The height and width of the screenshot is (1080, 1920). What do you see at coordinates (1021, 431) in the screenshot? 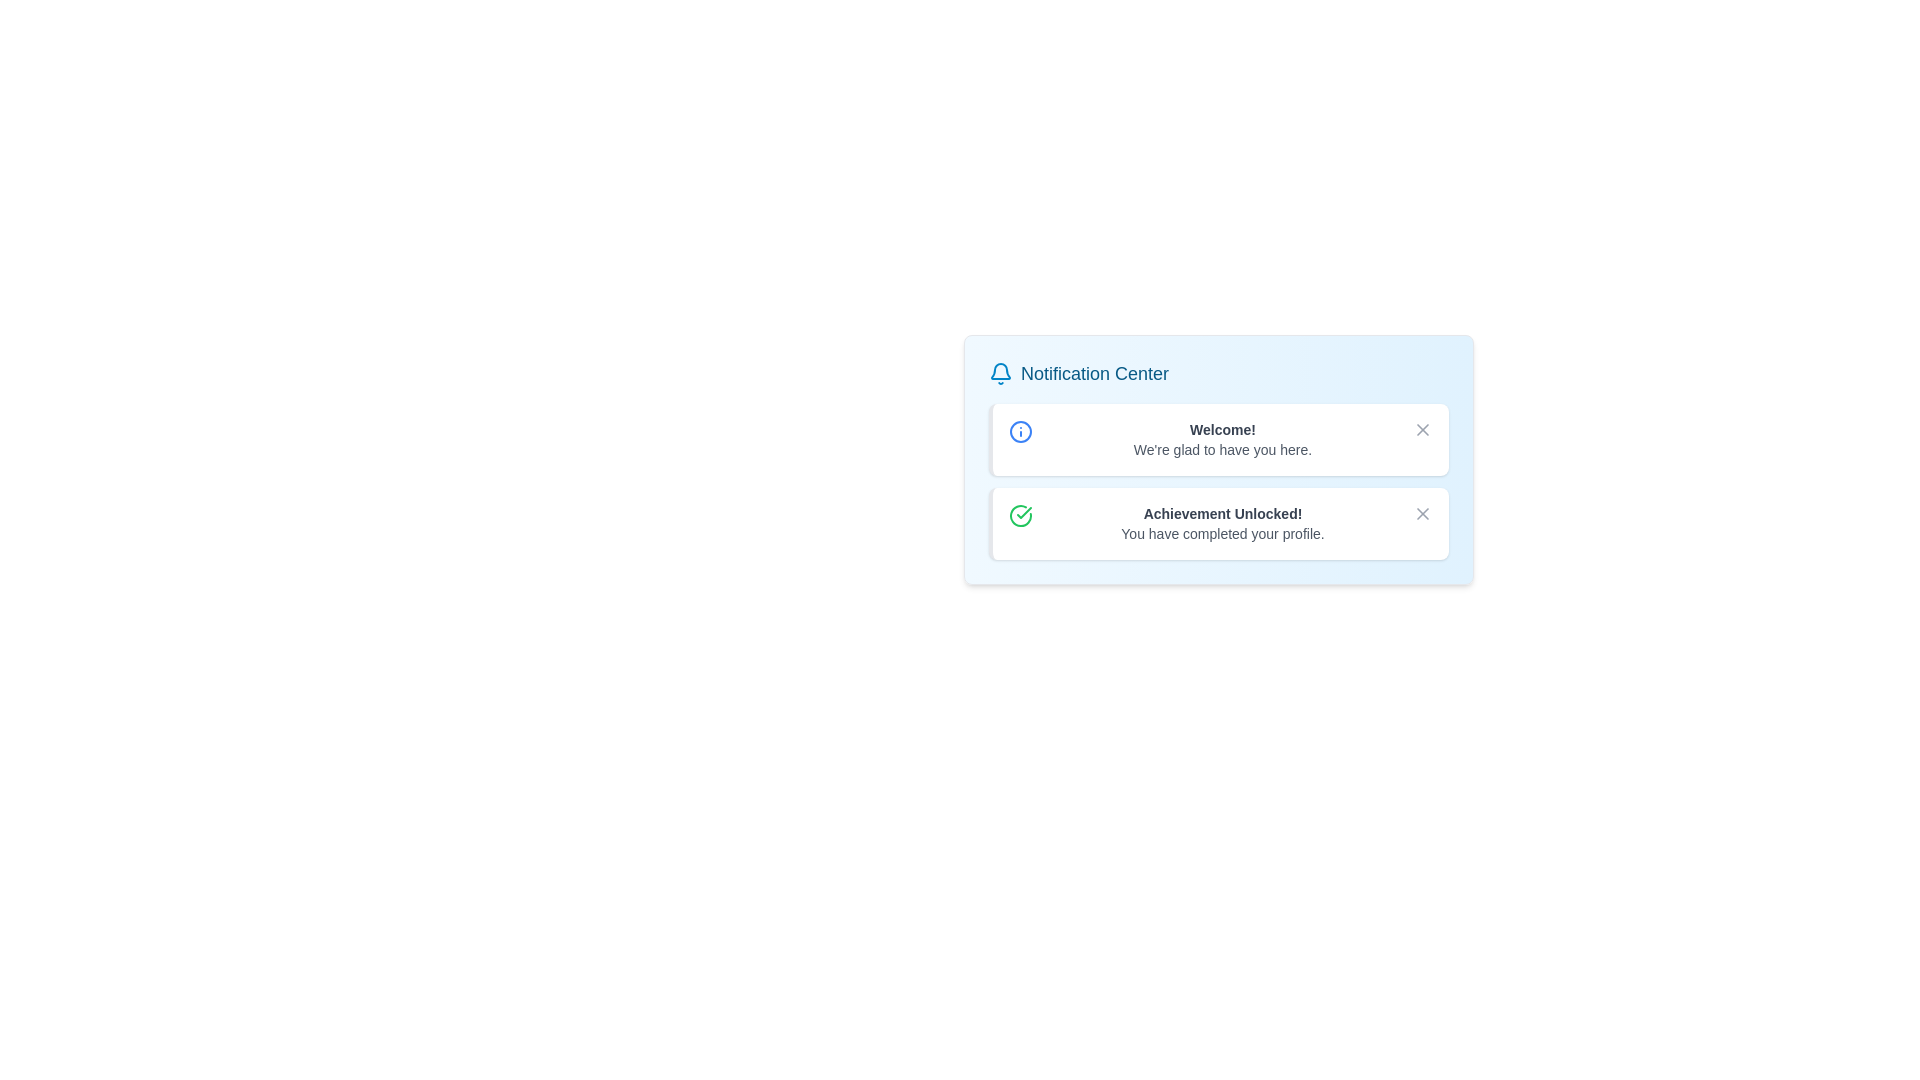
I see `the circular graphical element within the information icon in the Notification Center by clicking on it if enabled` at bounding box center [1021, 431].